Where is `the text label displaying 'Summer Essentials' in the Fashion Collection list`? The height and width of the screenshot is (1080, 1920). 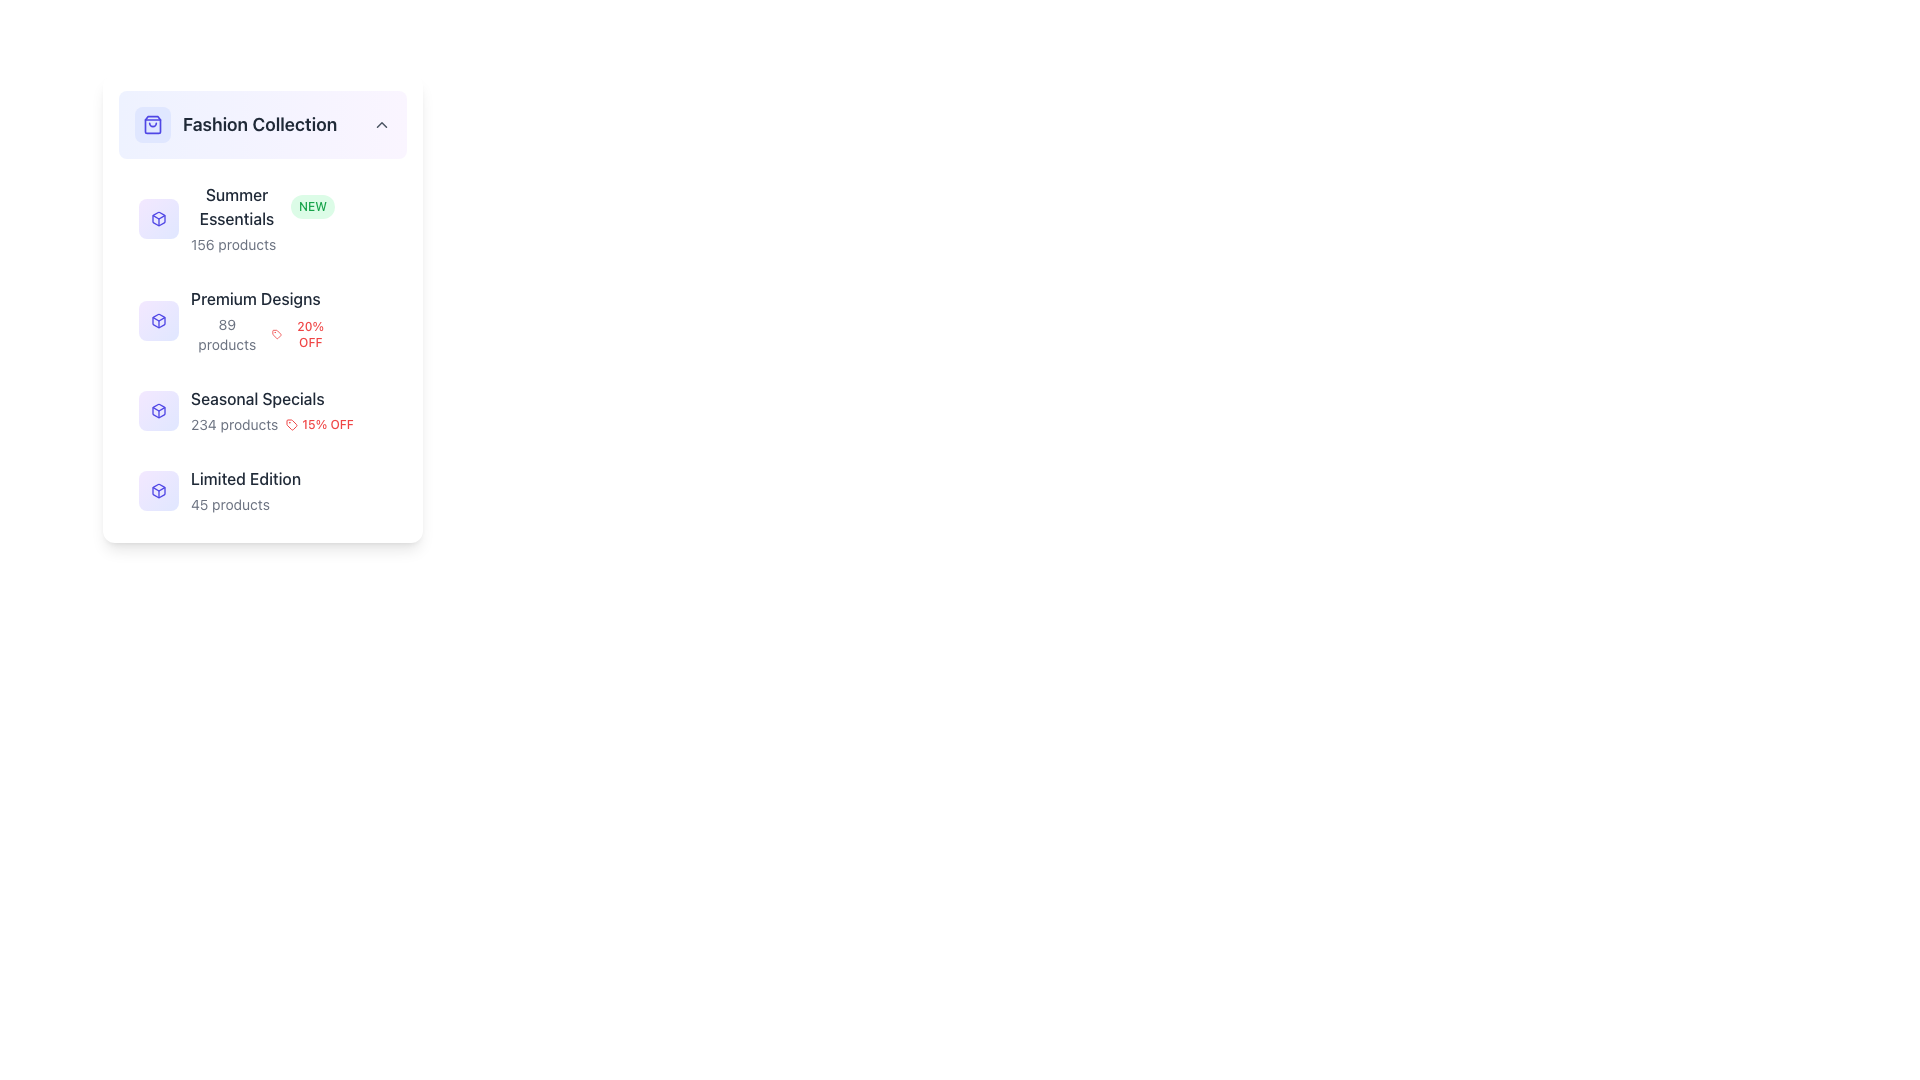
the text label displaying 'Summer Essentials' in the Fashion Collection list is located at coordinates (236, 207).